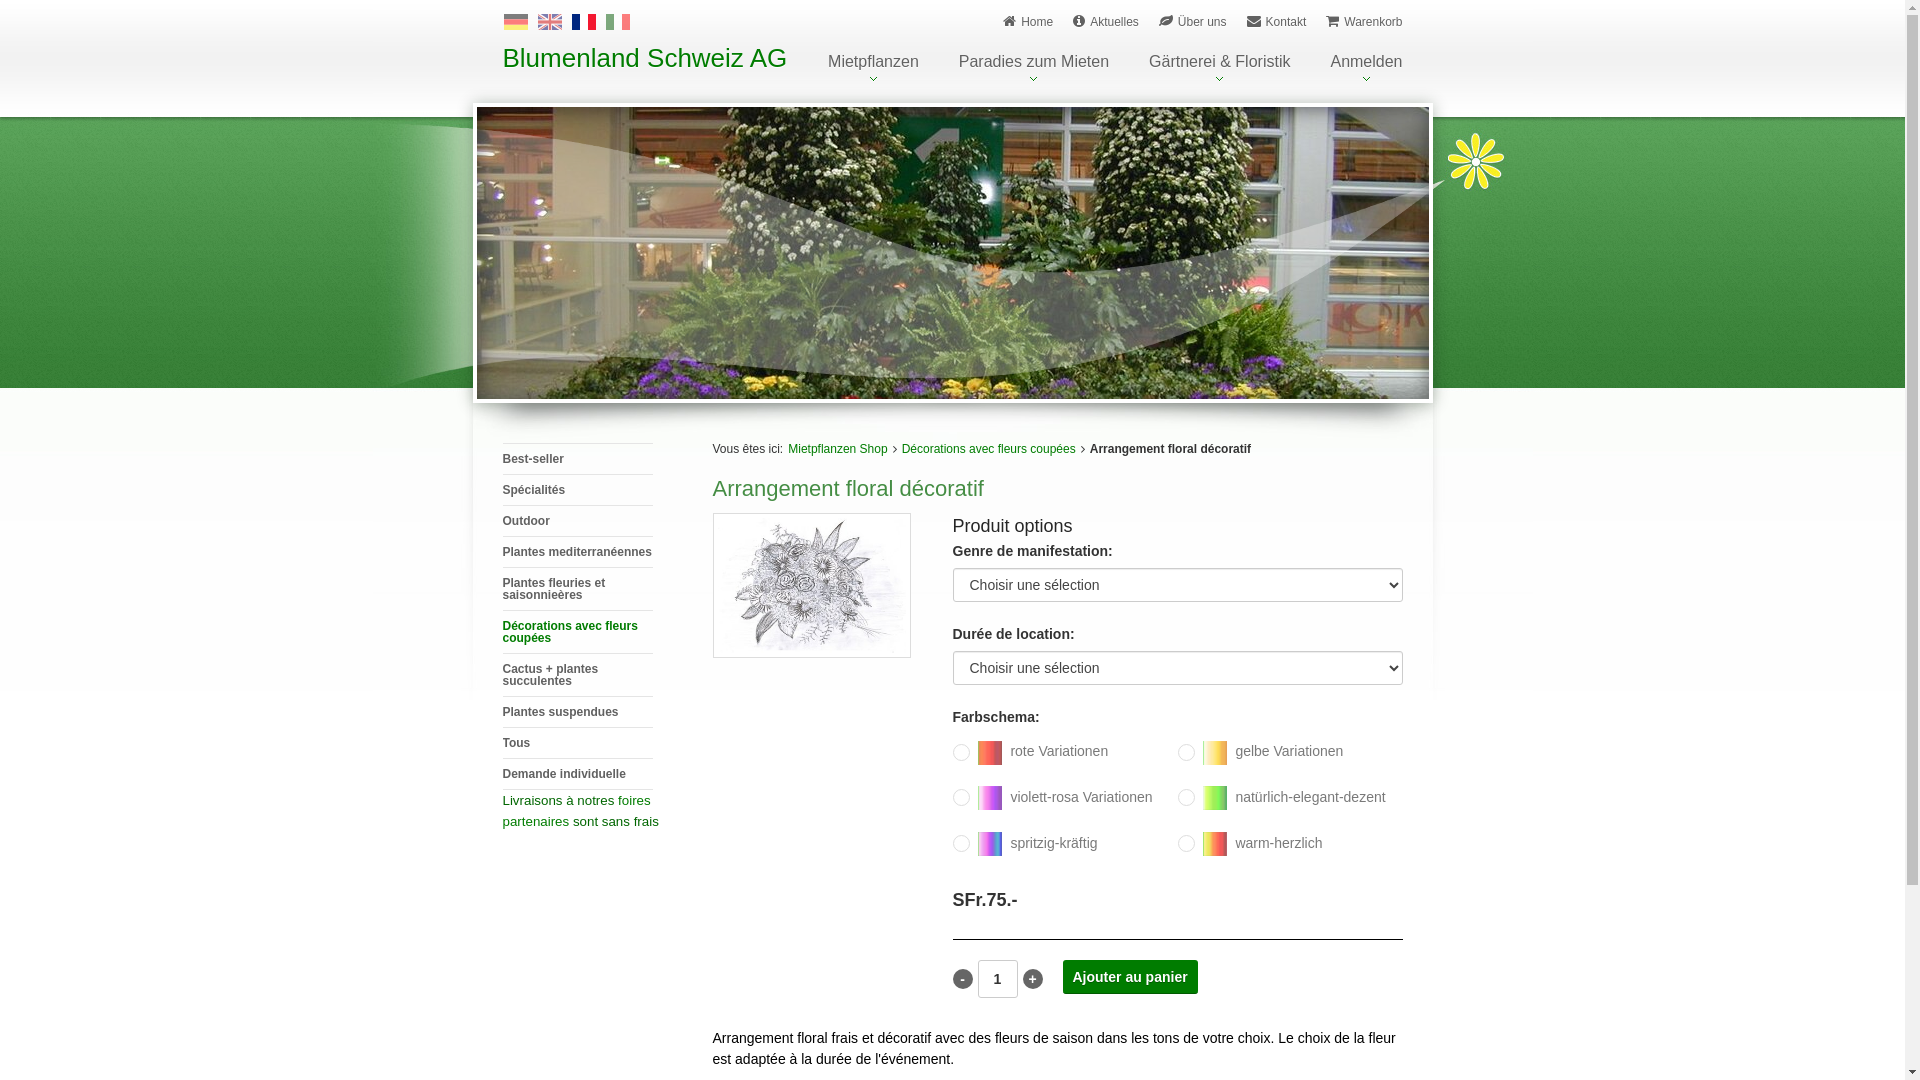 This screenshot has width=1920, height=1080. What do you see at coordinates (575, 810) in the screenshot?
I see `'foires partenaires'` at bounding box center [575, 810].